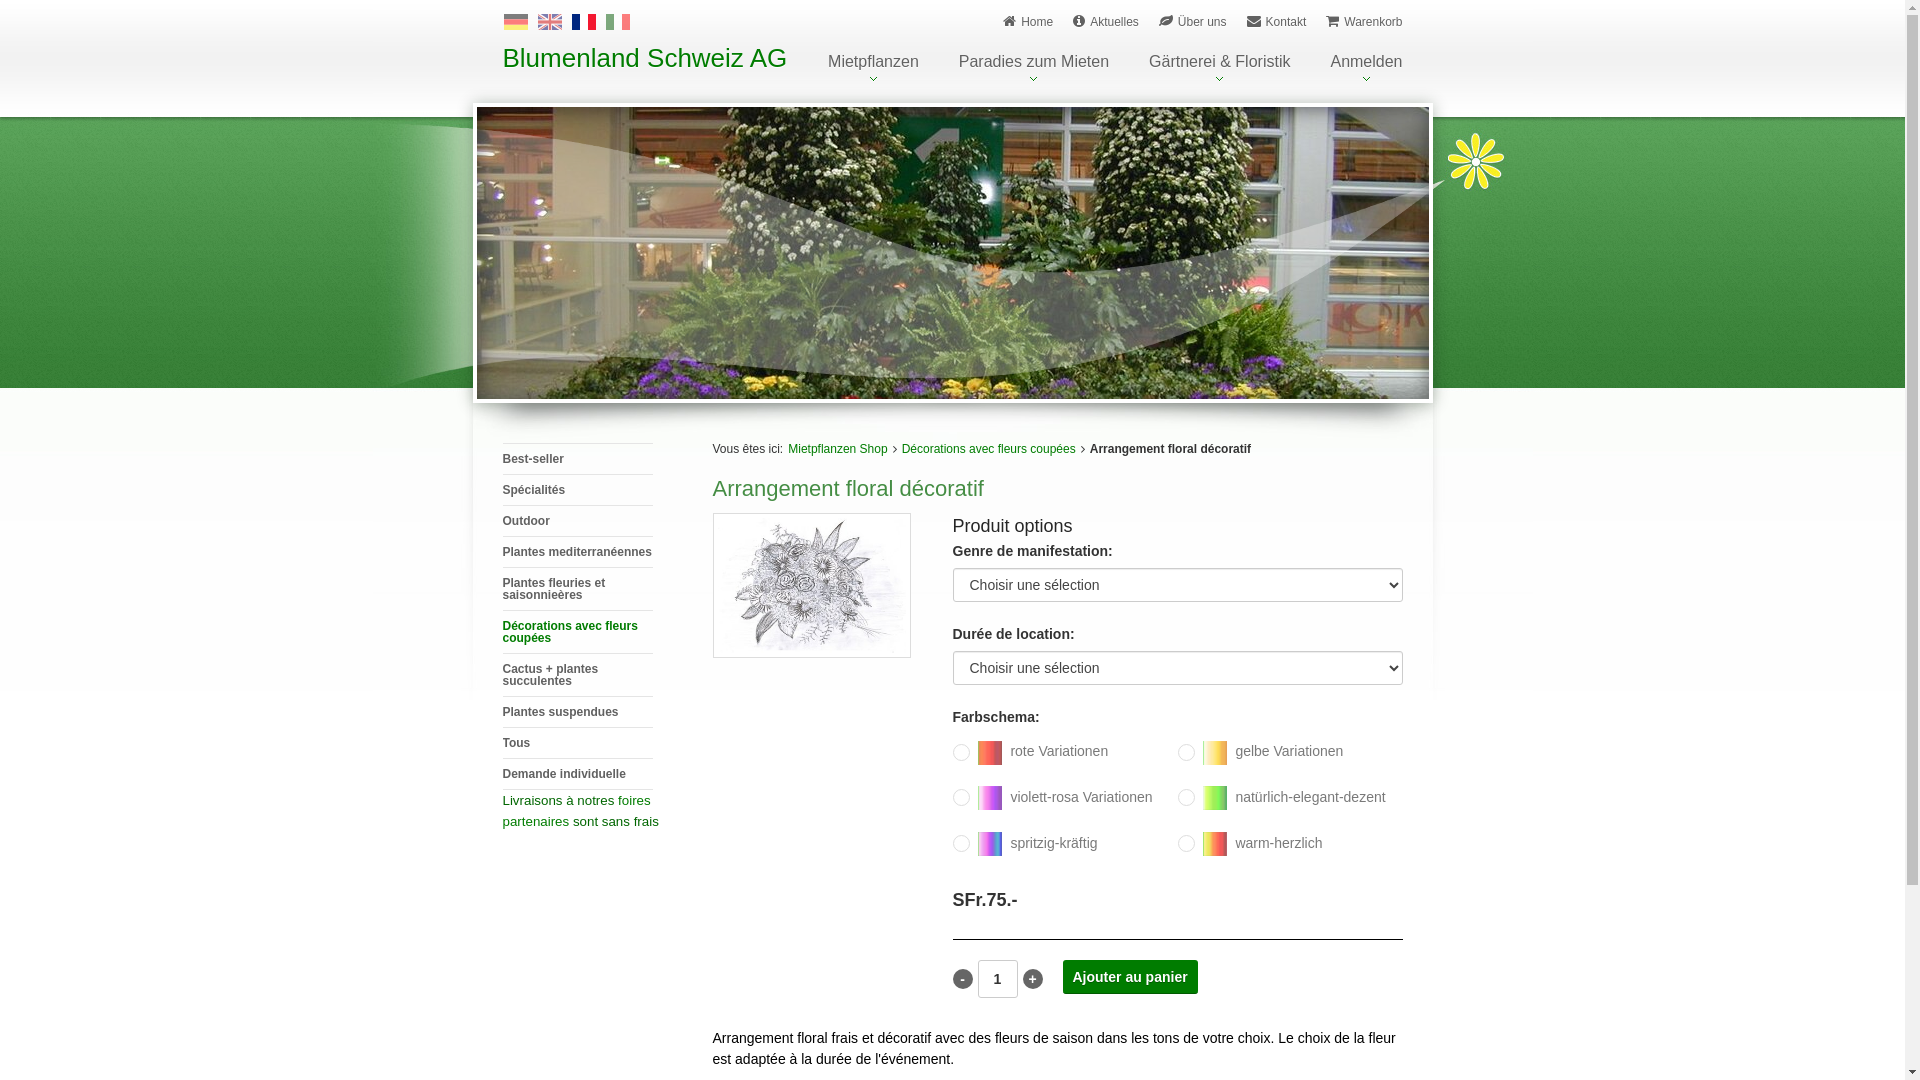 This screenshot has width=1920, height=1080. What do you see at coordinates (575, 810) in the screenshot?
I see `'foires partenaires'` at bounding box center [575, 810].